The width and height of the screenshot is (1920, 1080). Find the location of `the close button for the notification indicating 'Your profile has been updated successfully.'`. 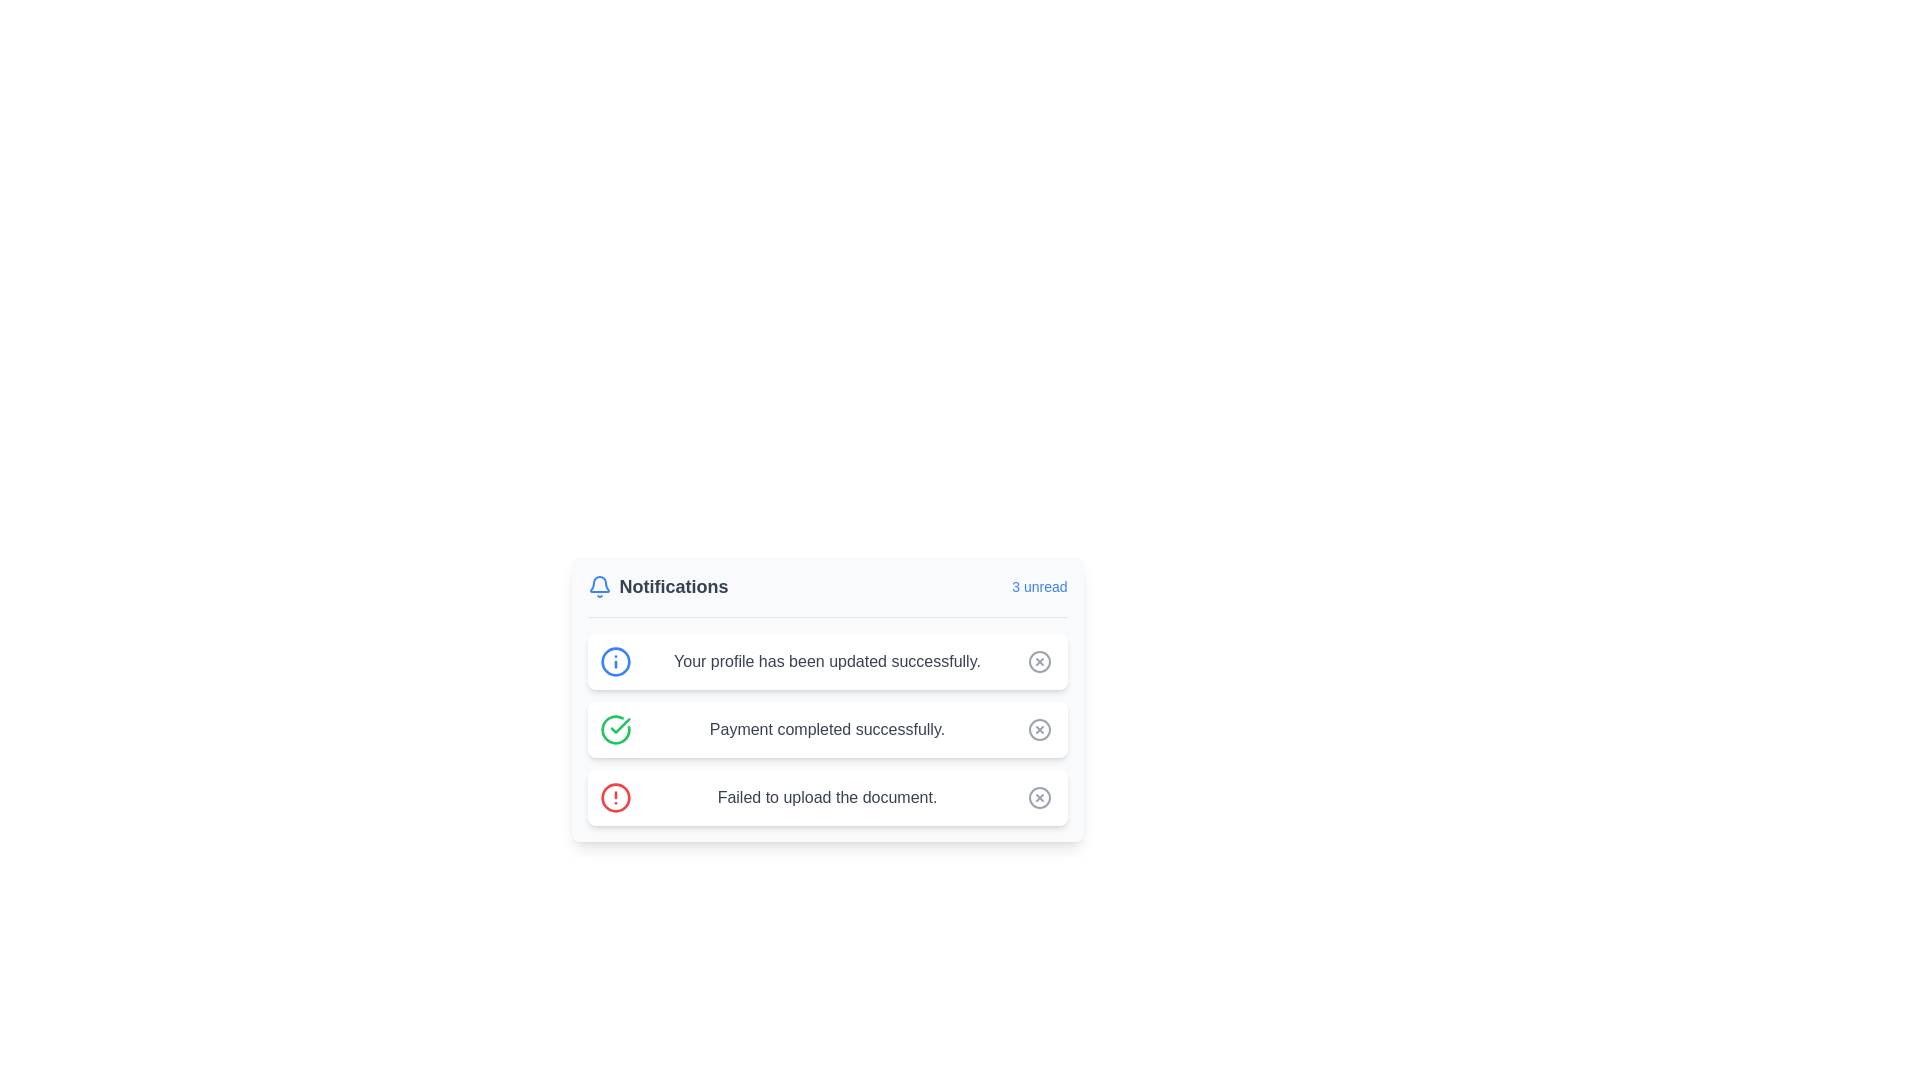

the close button for the notification indicating 'Your profile has been updated successfully.' is located at coordinates (1039, 662).